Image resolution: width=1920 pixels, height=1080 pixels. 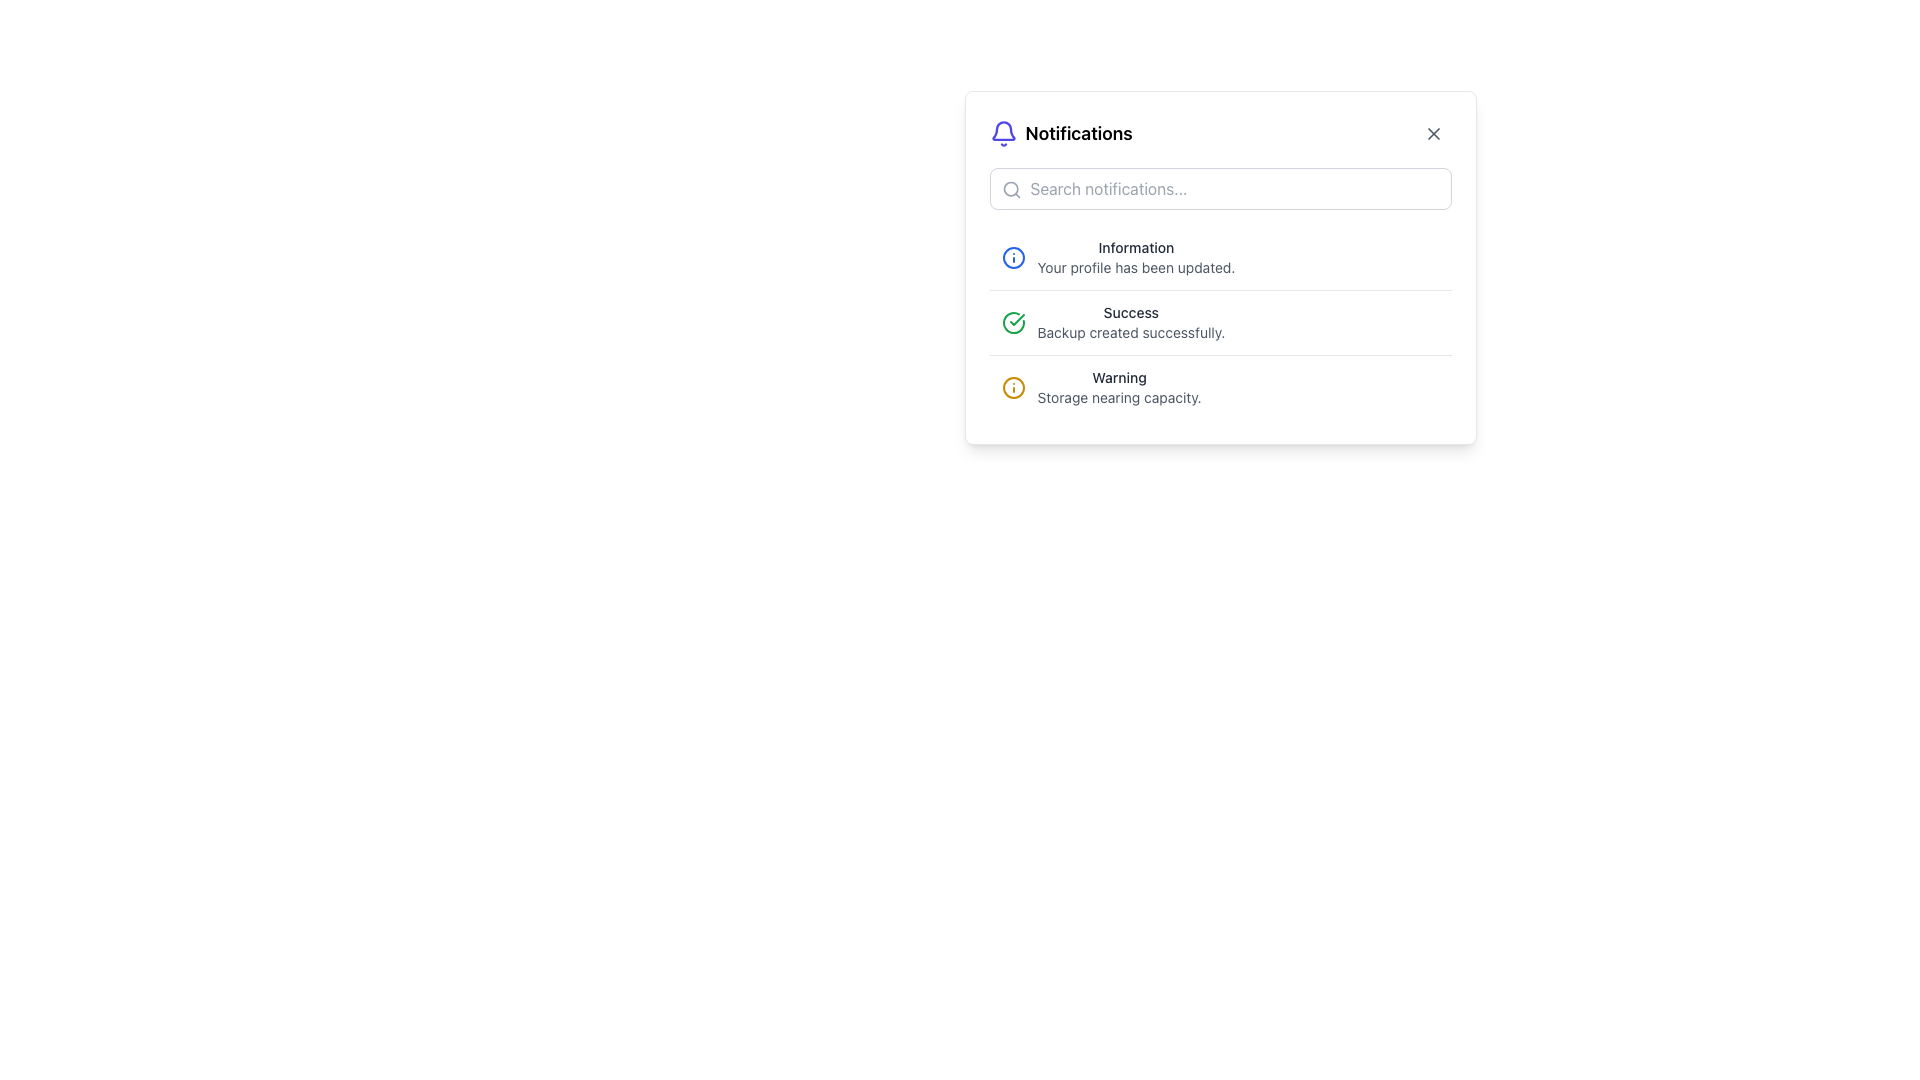 I want to click on the Text label providing a detailed explanation of the storage capacity warning, located below the 'Warning' title in the notification card, so click(x=1118, y=397).